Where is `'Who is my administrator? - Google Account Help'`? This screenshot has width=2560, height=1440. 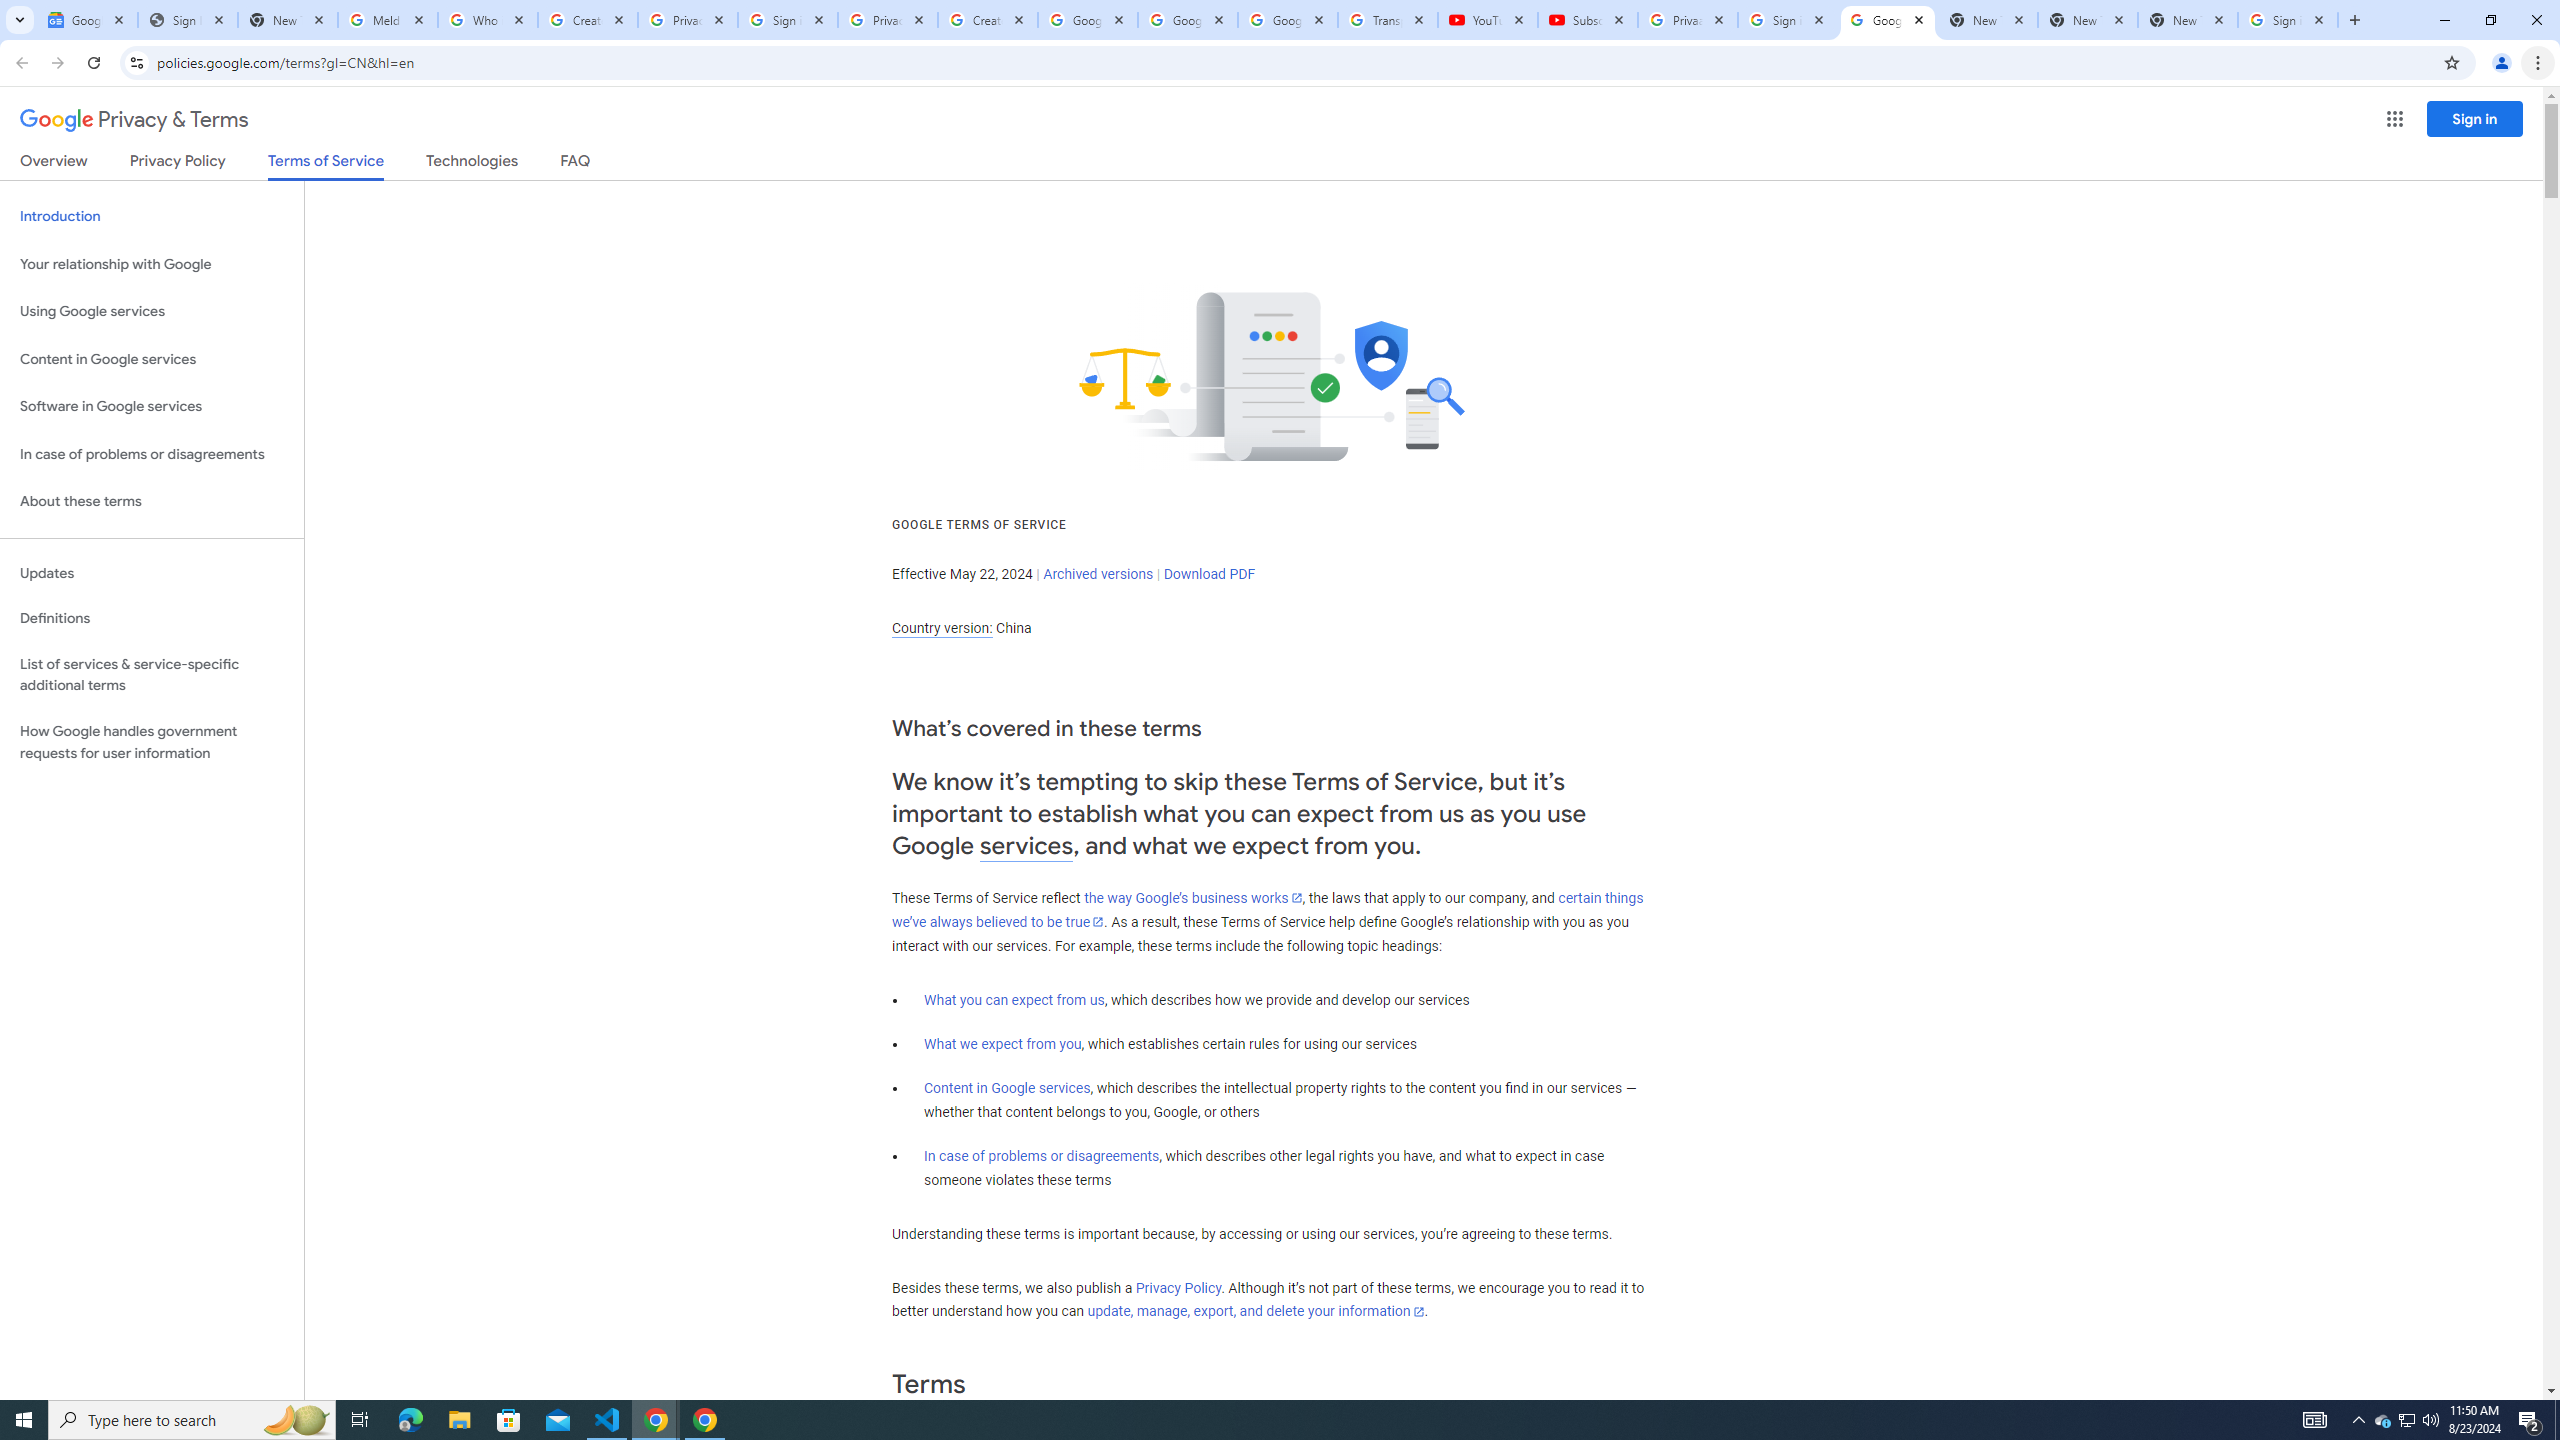
'Who is my administrator? - Google Account Help' is located at coordinates (488, 19).